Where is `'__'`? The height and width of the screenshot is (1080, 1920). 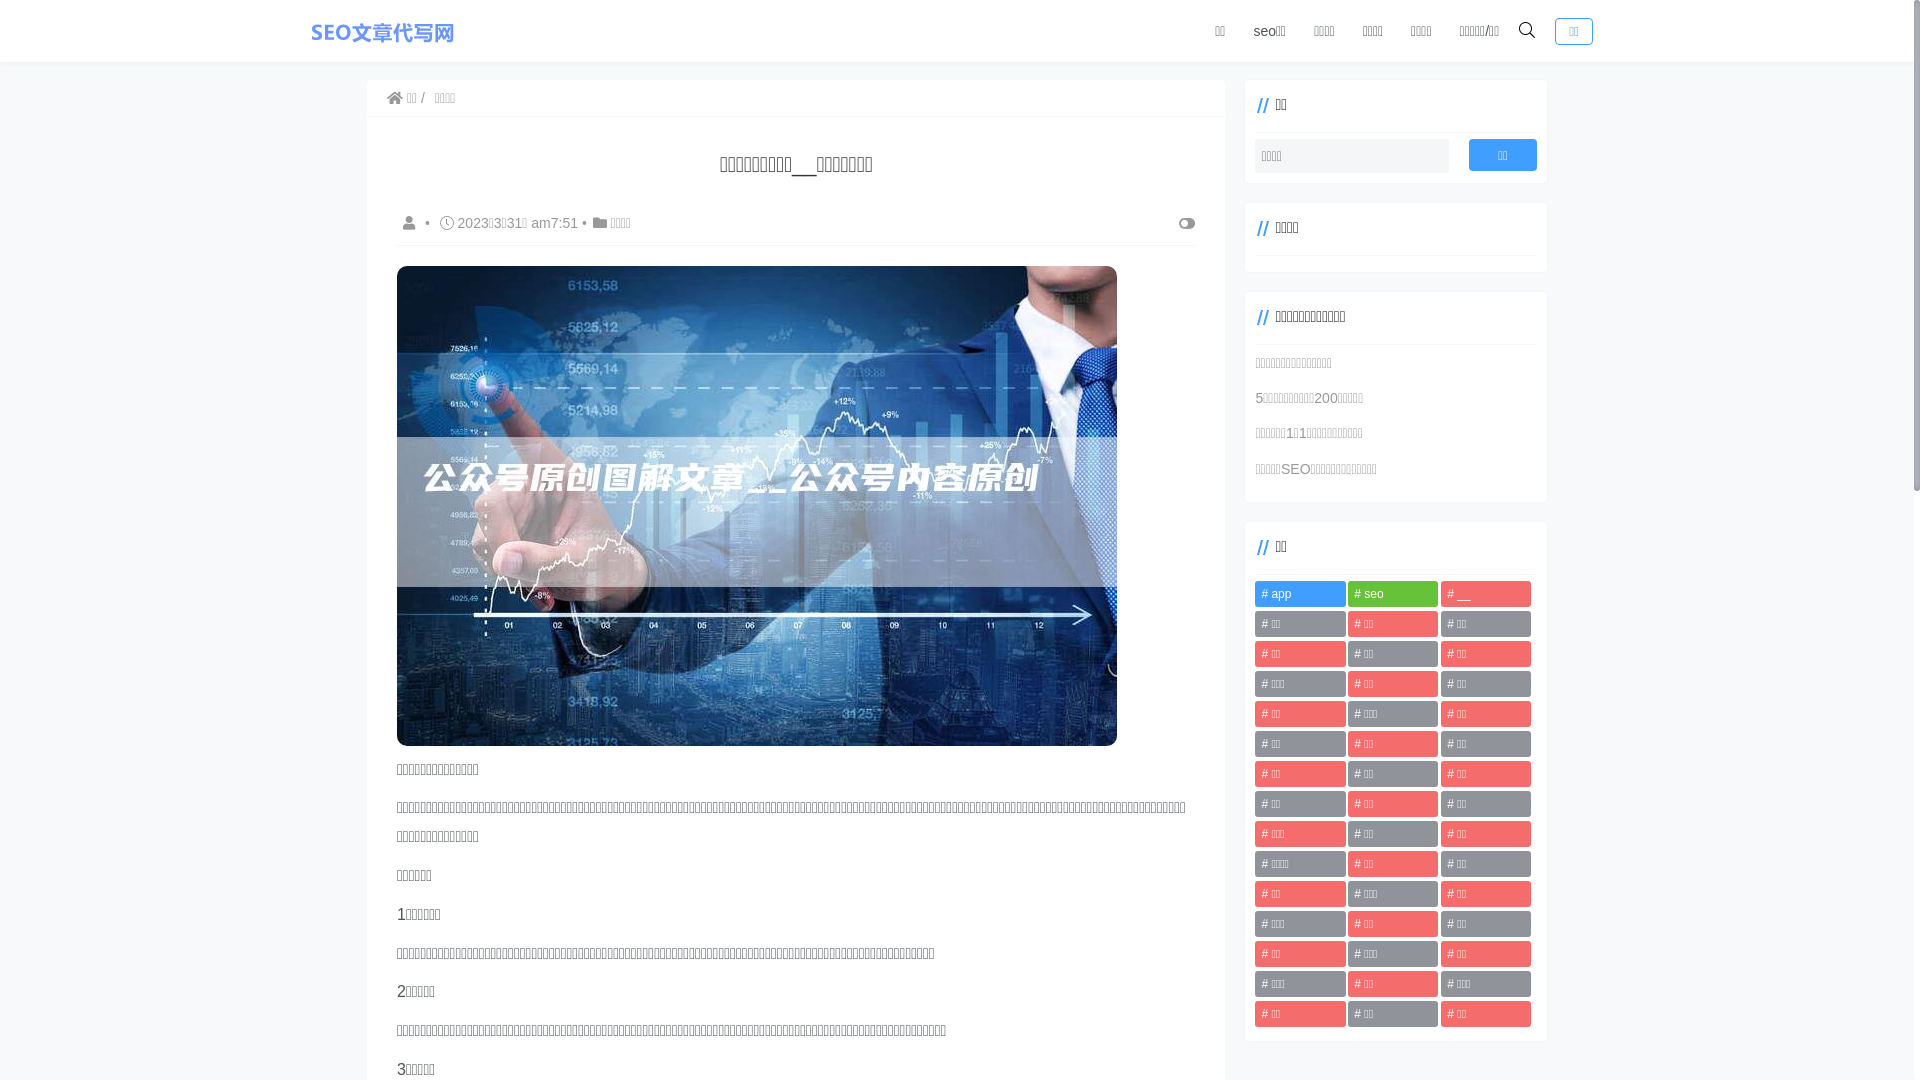
'__' is located at coordinates (1486, 593).